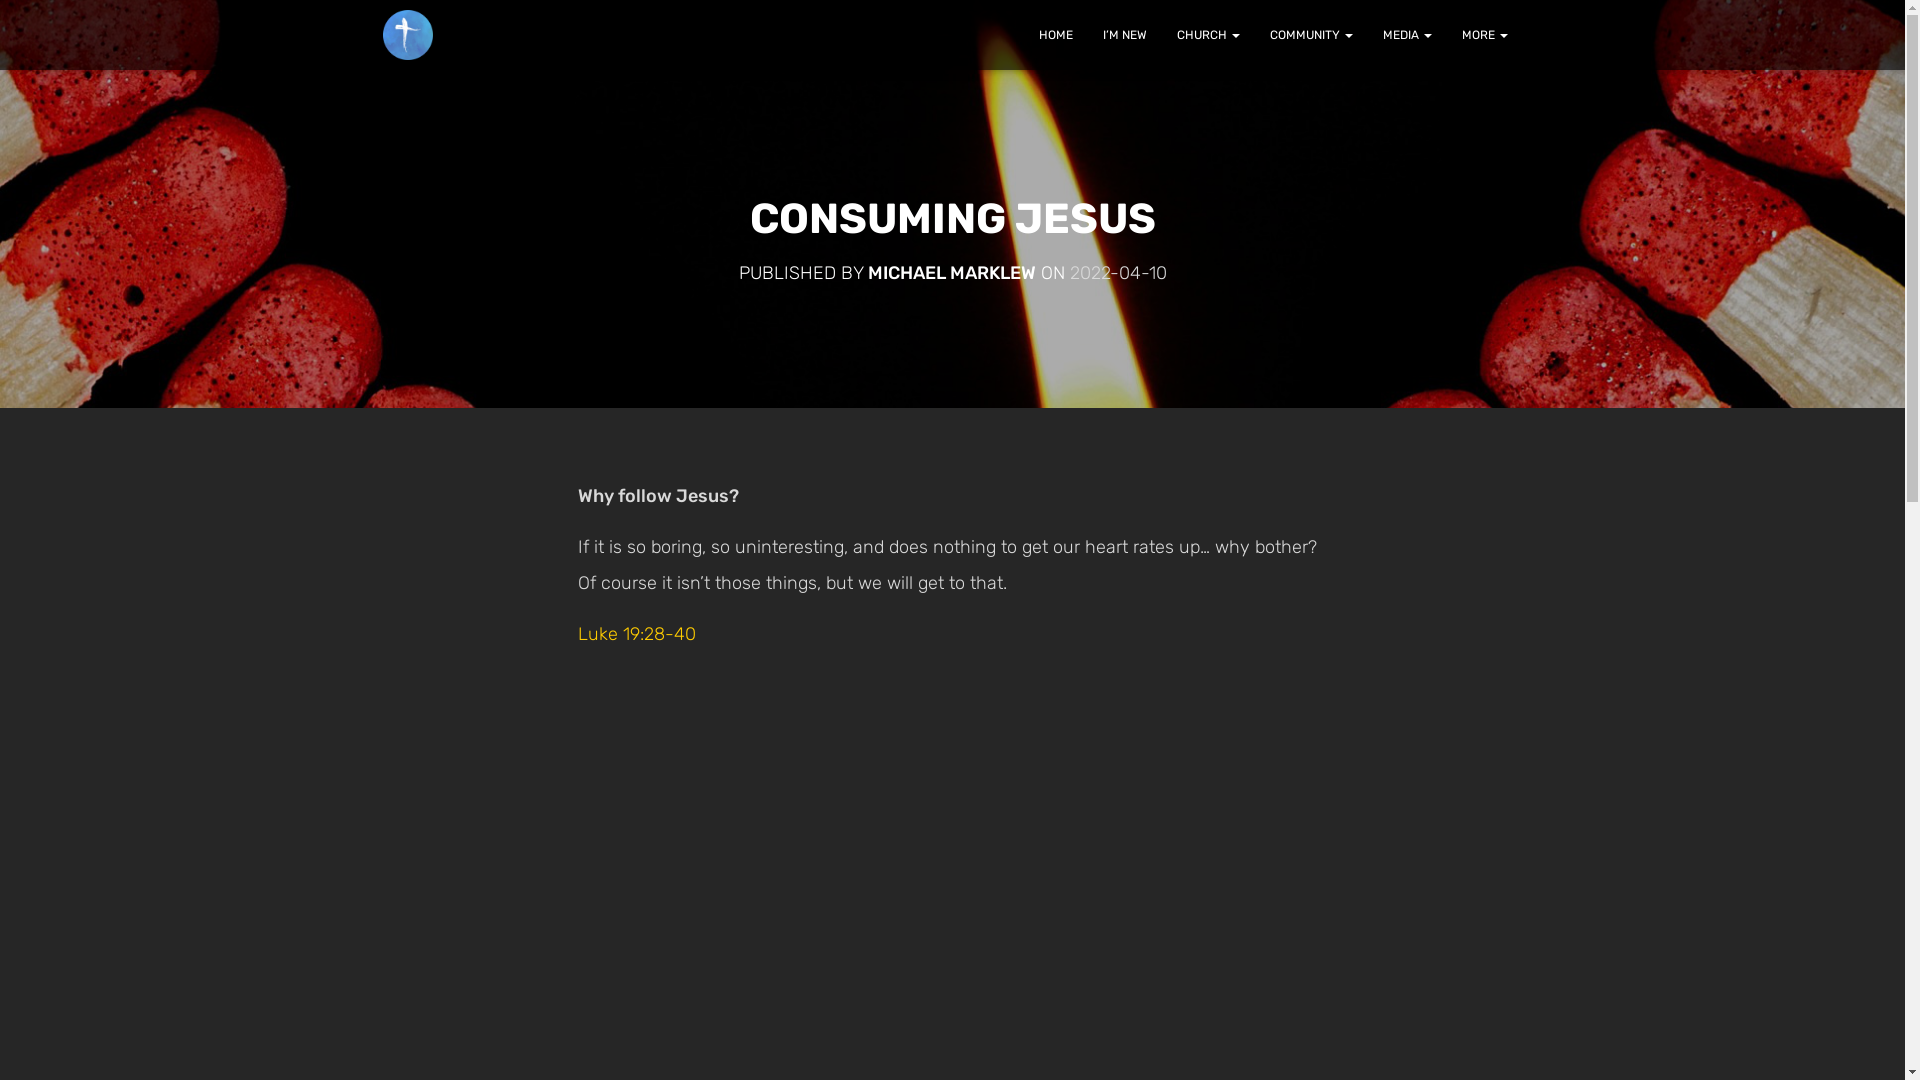 The image size is (1920, 1080). Describe the element at coordinates (1483, 34) in the screenshot. I see `'MORE'` at that location.